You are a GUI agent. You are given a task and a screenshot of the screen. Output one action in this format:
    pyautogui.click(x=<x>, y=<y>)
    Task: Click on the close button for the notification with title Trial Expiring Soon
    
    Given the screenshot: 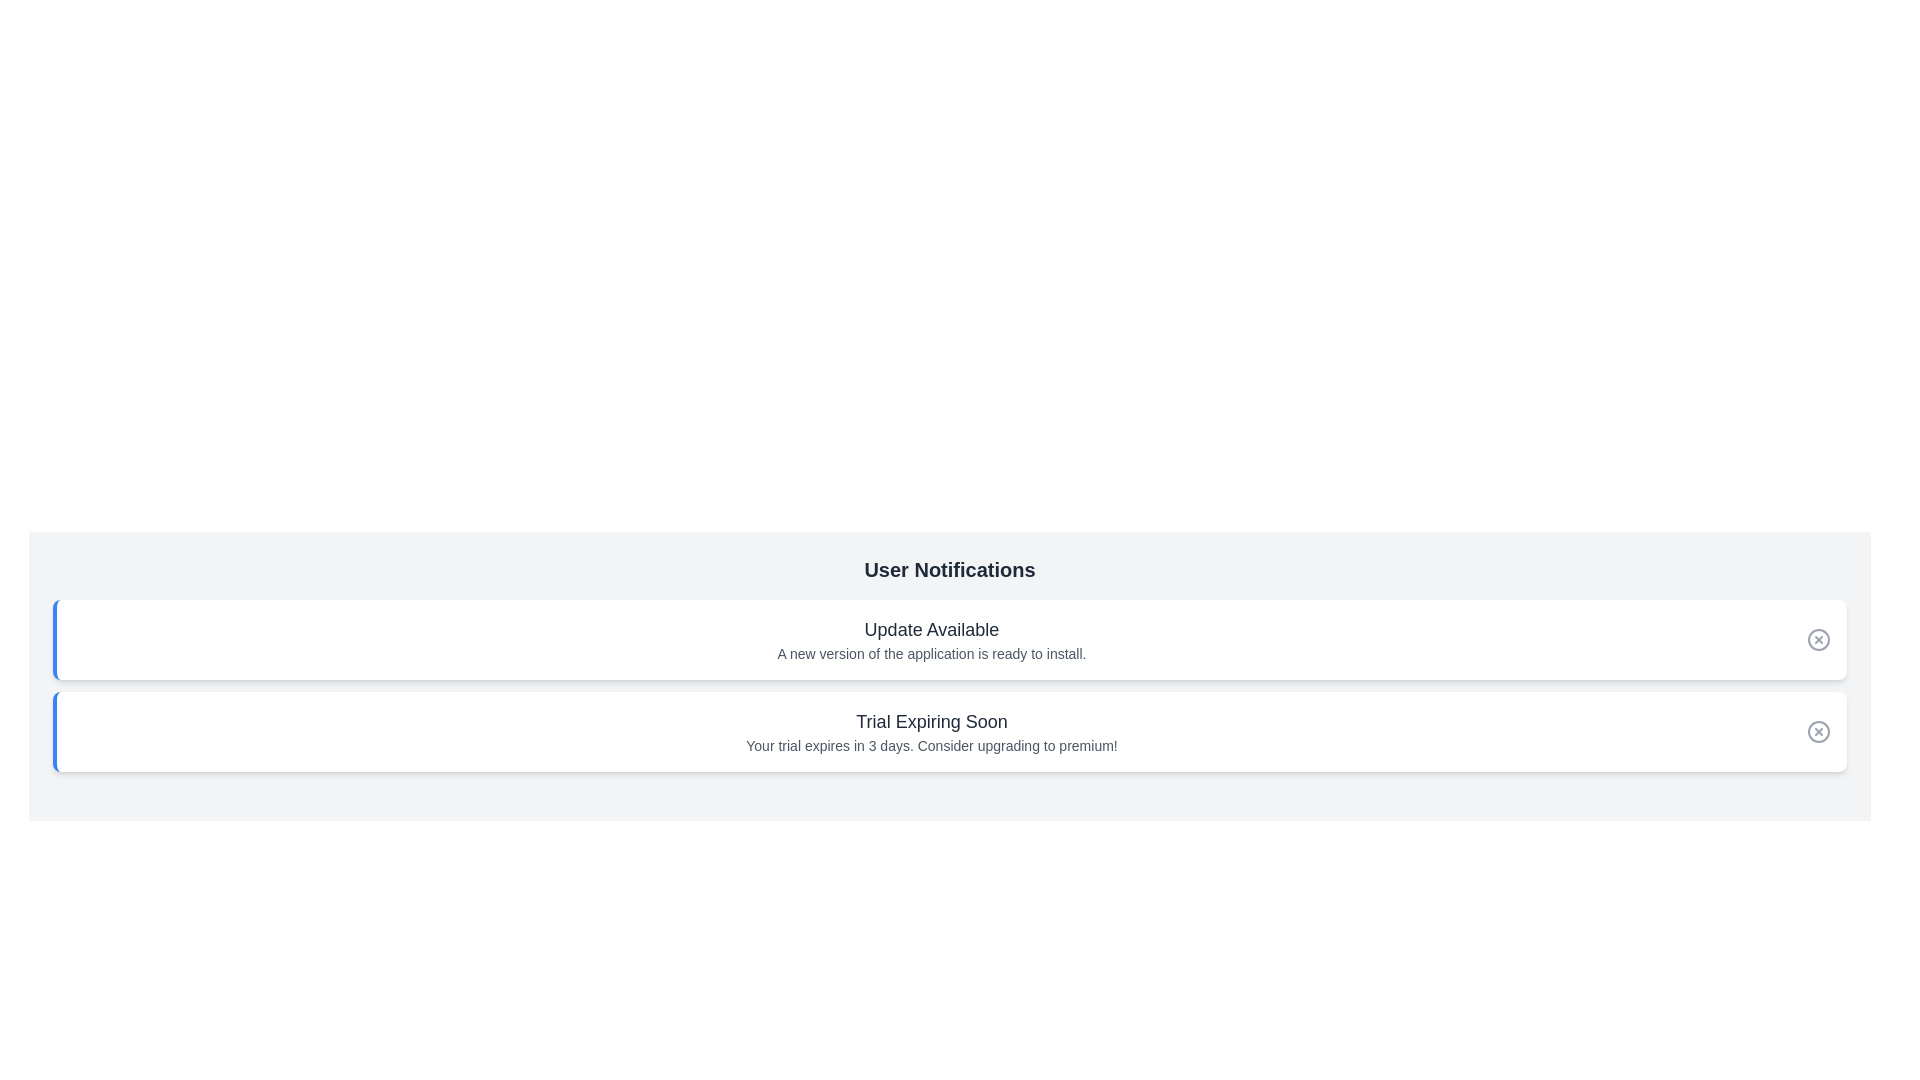 What is the action you would take?
    pyautogui.click(x=1819, y=732)
    